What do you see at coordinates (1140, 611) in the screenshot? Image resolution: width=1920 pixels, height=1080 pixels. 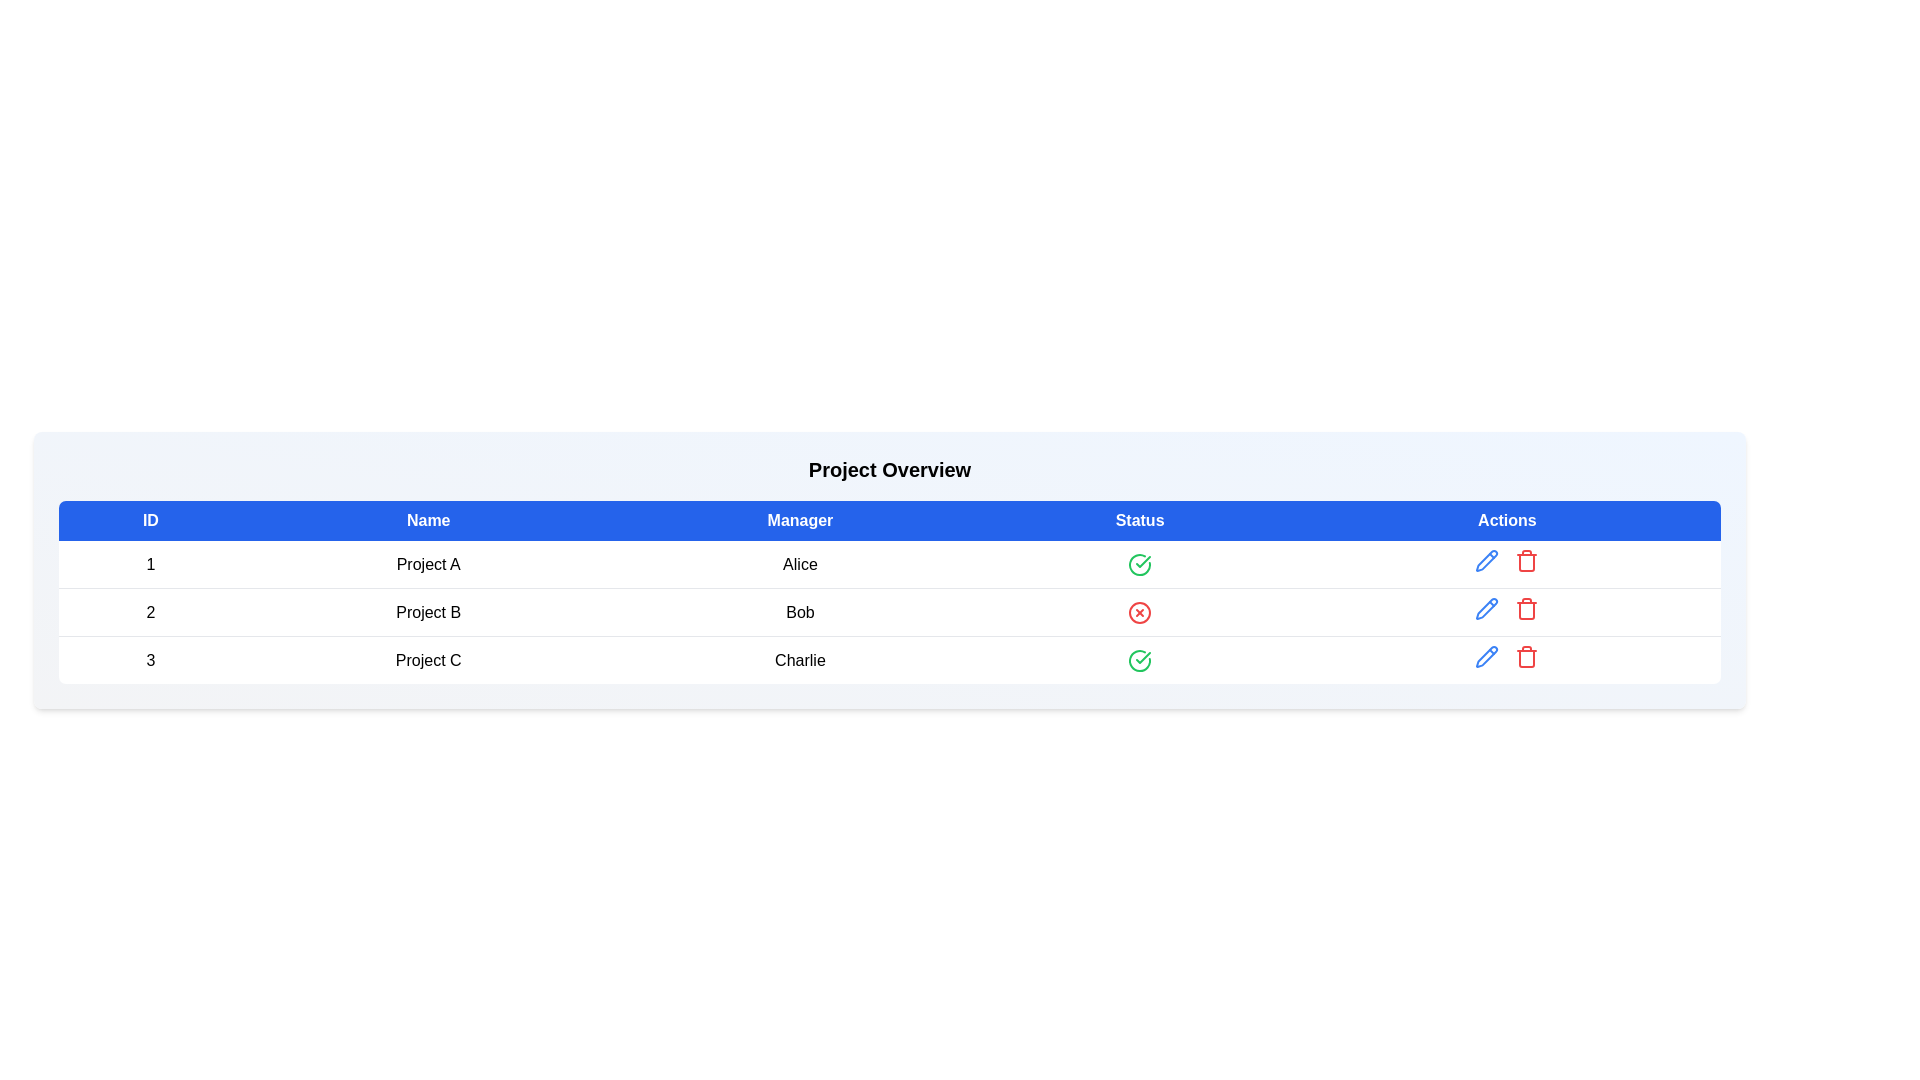 I see `the negative status icon in the 'Status' column for 'Project B' managed by 'Bob', located between the 'Manager' and 'Actions' columns` at bounding box center [1140, 611].